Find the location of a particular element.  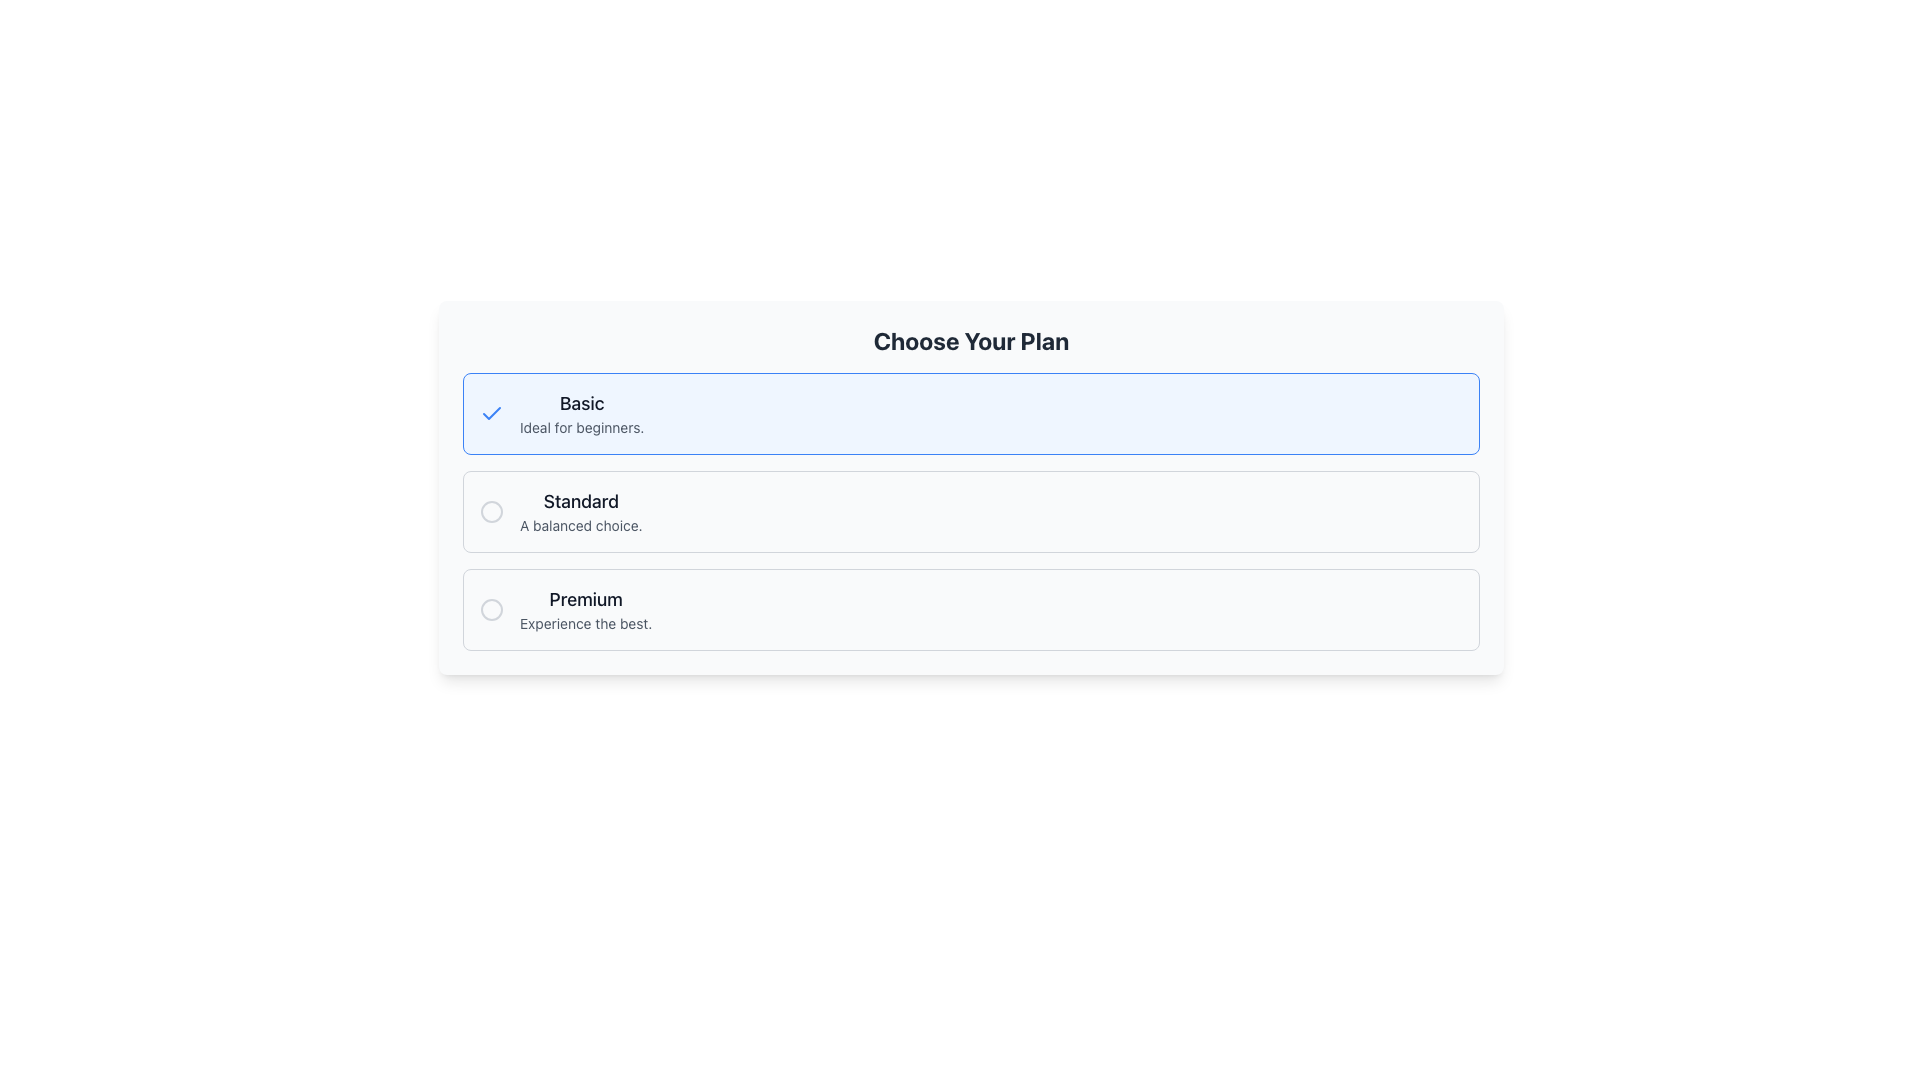

the static text element that identifies the 'Premium' plan in the options list is located at coordinates (585, 599).